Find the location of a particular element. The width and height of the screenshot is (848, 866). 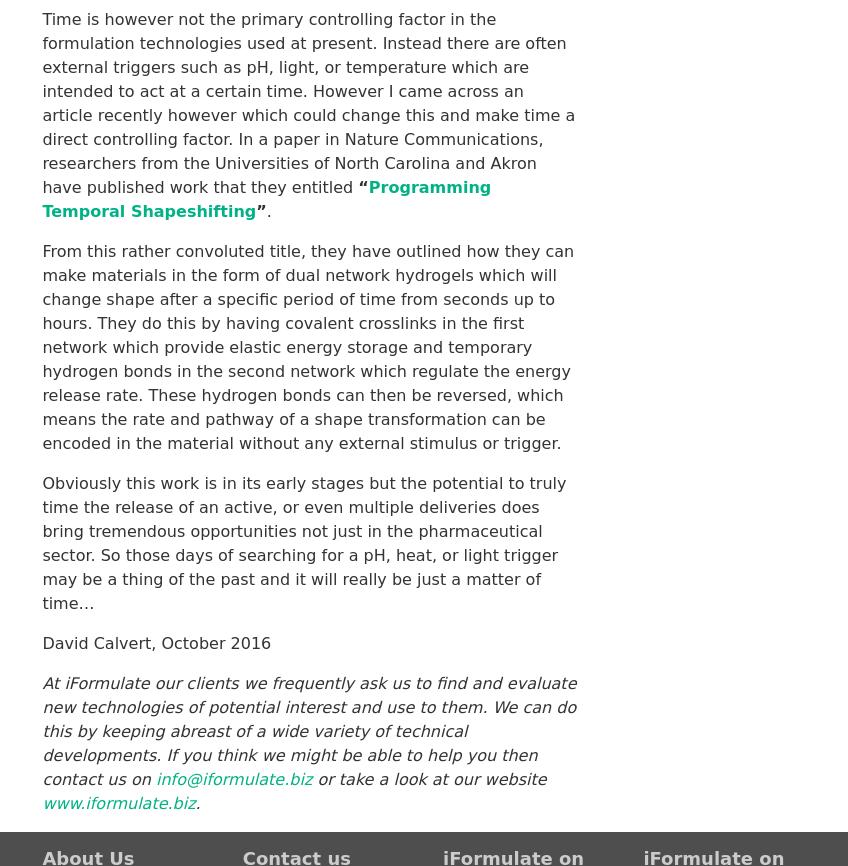

'From this rather convoluted title, they have outlined how they can make materials in the form of dual network hydrogels which will change shape after a specific period of time from seconds up to hours. They do this by having covalent crosslinks in the first network which provide elastic energy storage and temporary hydrogen bonds in the second network which regulate the energy release rate. These hydrogen bonds can then be reversed, which means the rate and pathway of a shape transformation can be encoded in the material without any external stimulus or trigger.' is located at coordinates (307, 345).